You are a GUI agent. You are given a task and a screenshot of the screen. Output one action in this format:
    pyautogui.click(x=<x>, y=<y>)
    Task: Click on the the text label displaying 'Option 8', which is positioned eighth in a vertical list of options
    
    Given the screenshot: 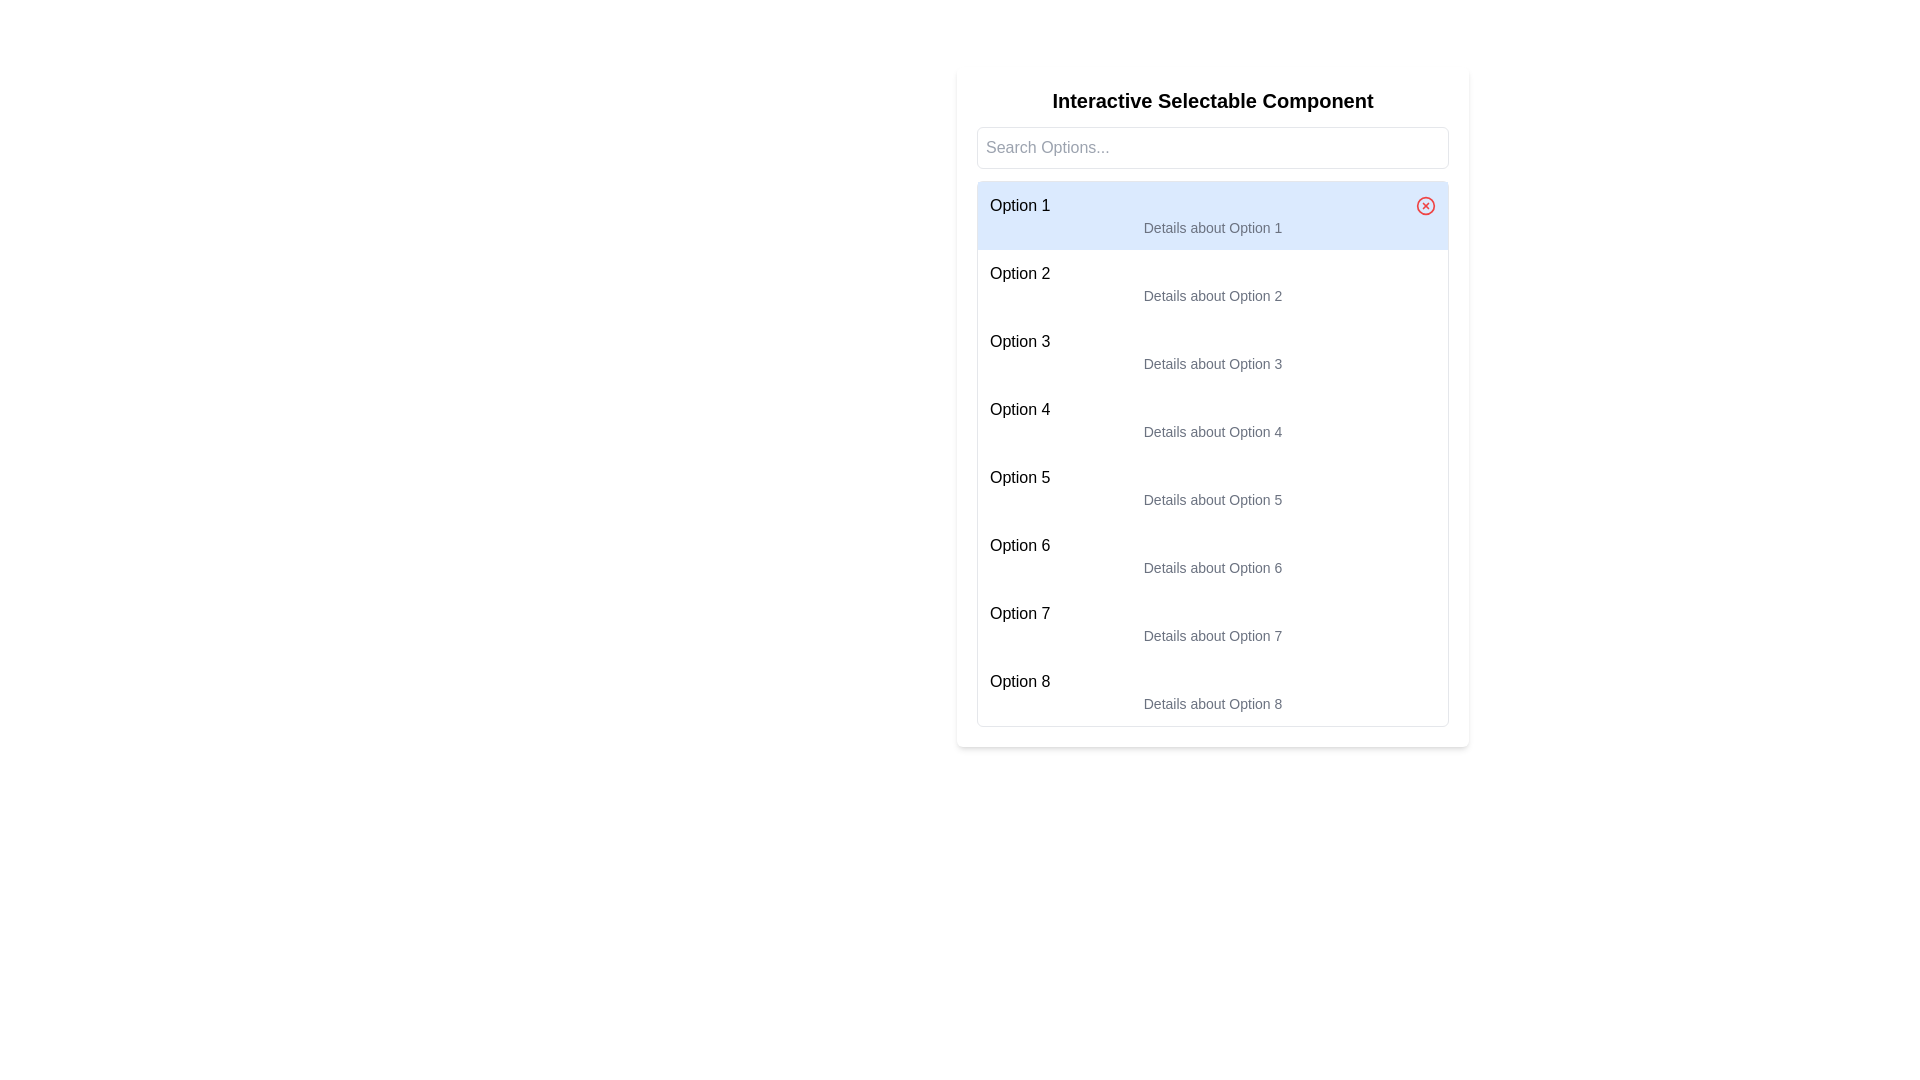 What is the action you would take?
    pyautogui.click(x=1020, y=681)
    